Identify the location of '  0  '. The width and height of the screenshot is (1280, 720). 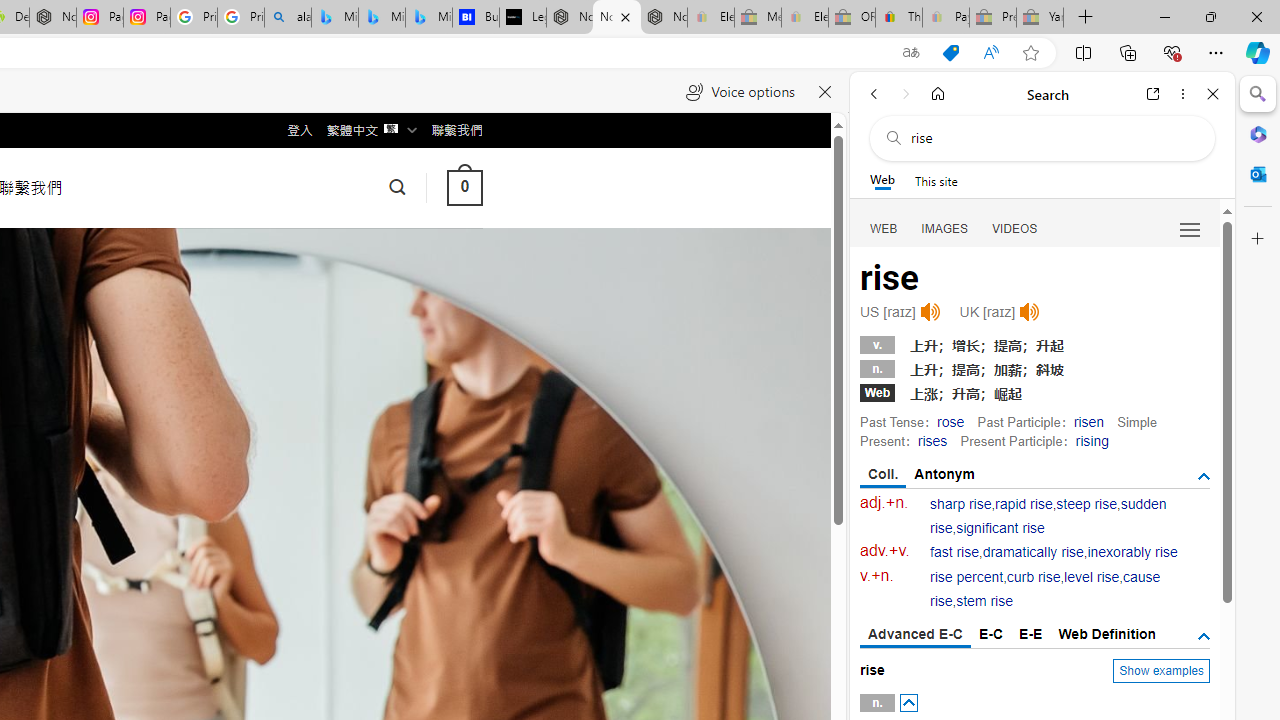
(463, 187).